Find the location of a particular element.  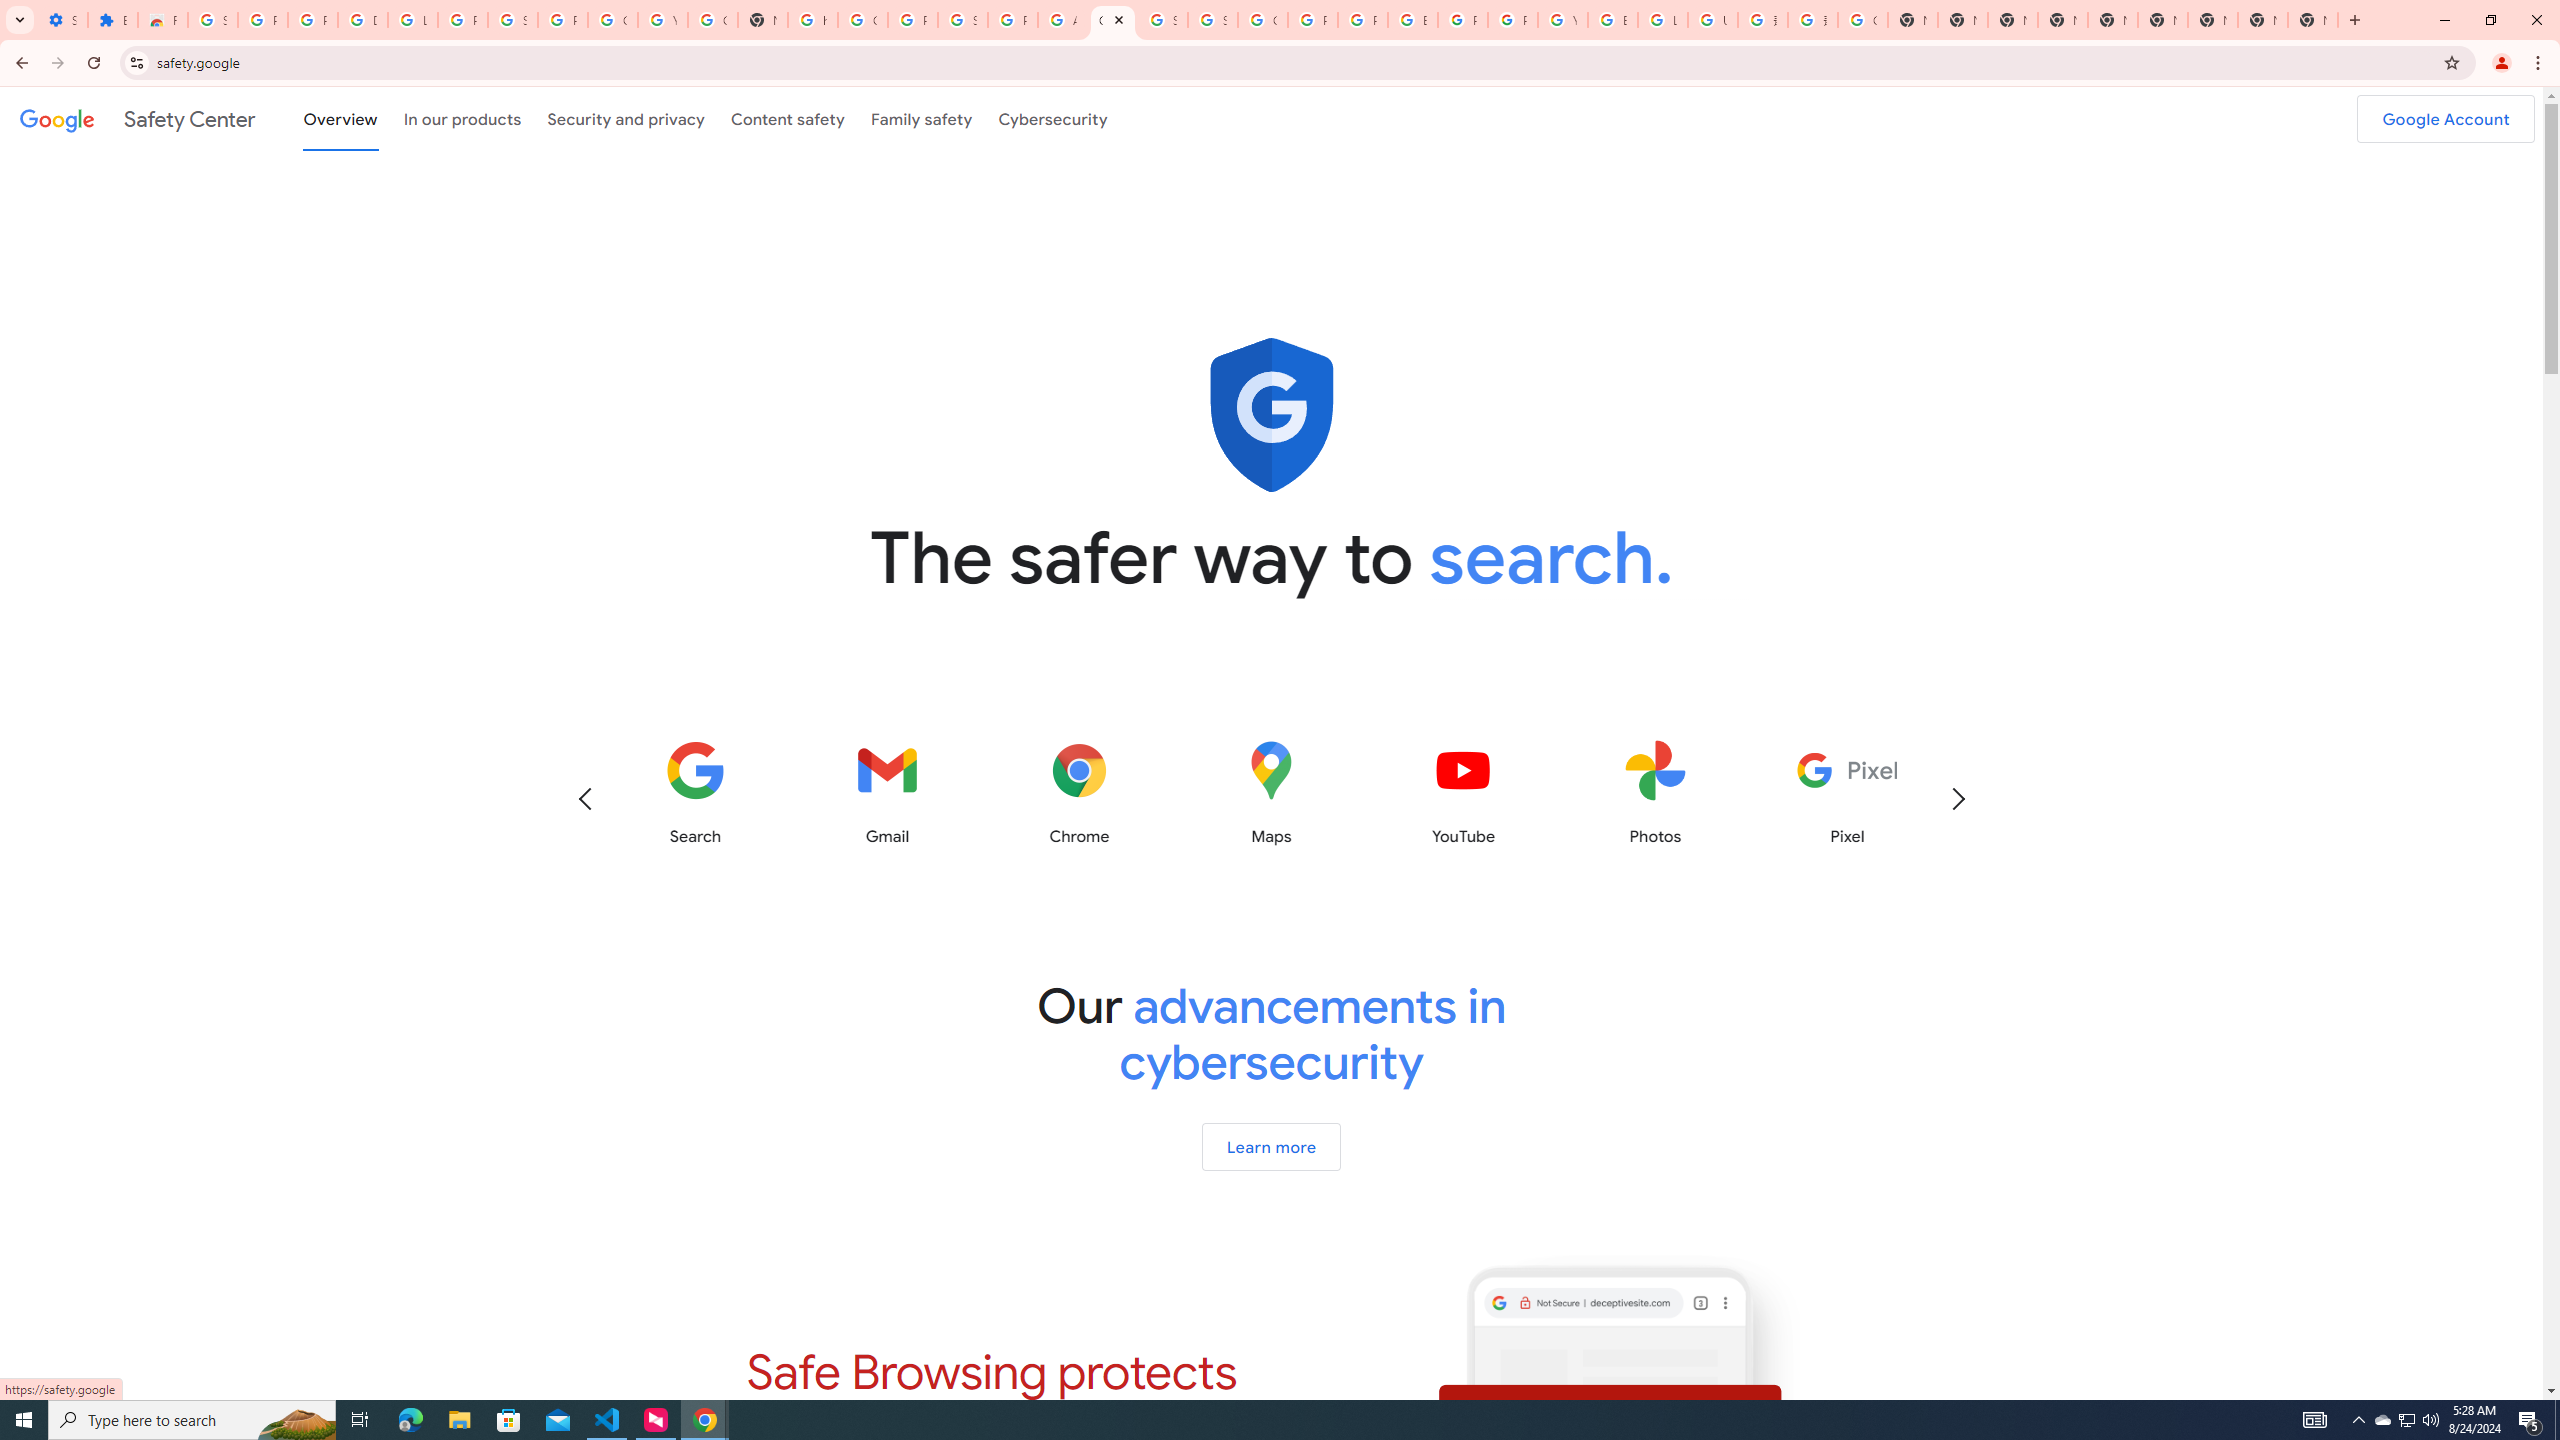

'Previous' is located at coordinates (583, 797).